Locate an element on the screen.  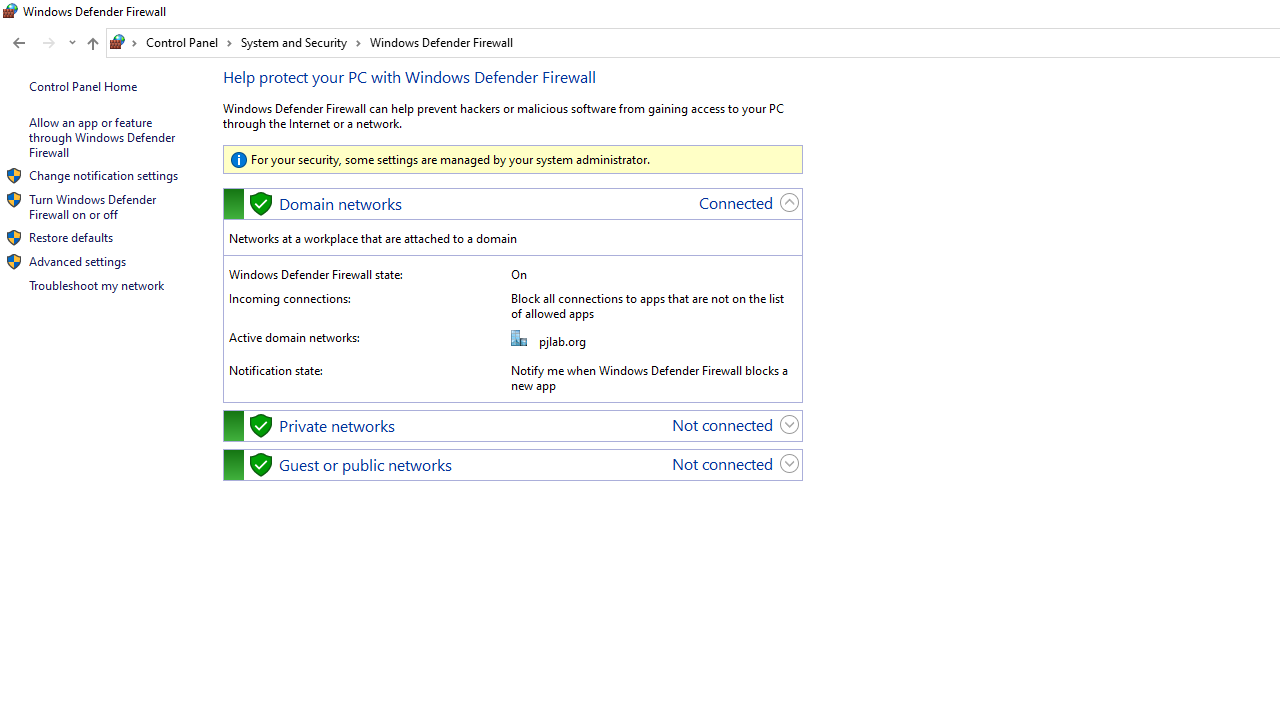
'Advanced settings' is located at coordinates (77, 260).